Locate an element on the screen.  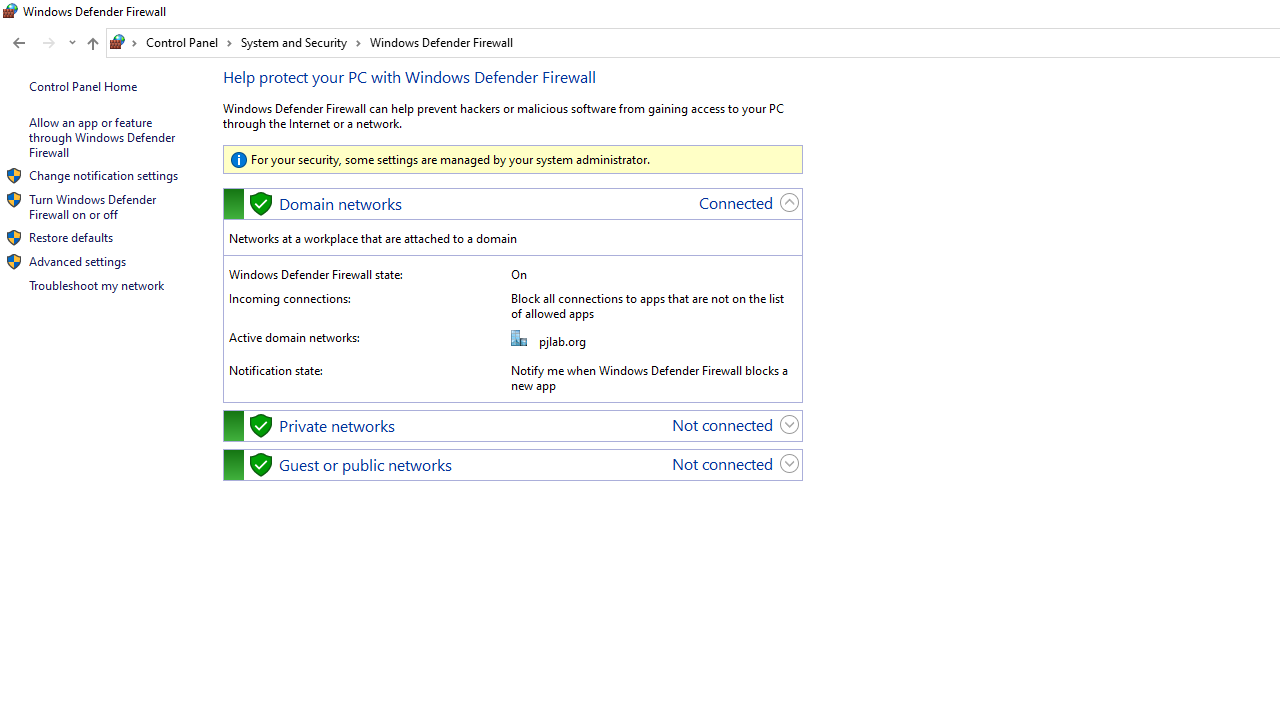
'Advanced settings' is located at coordinates (77, 260).